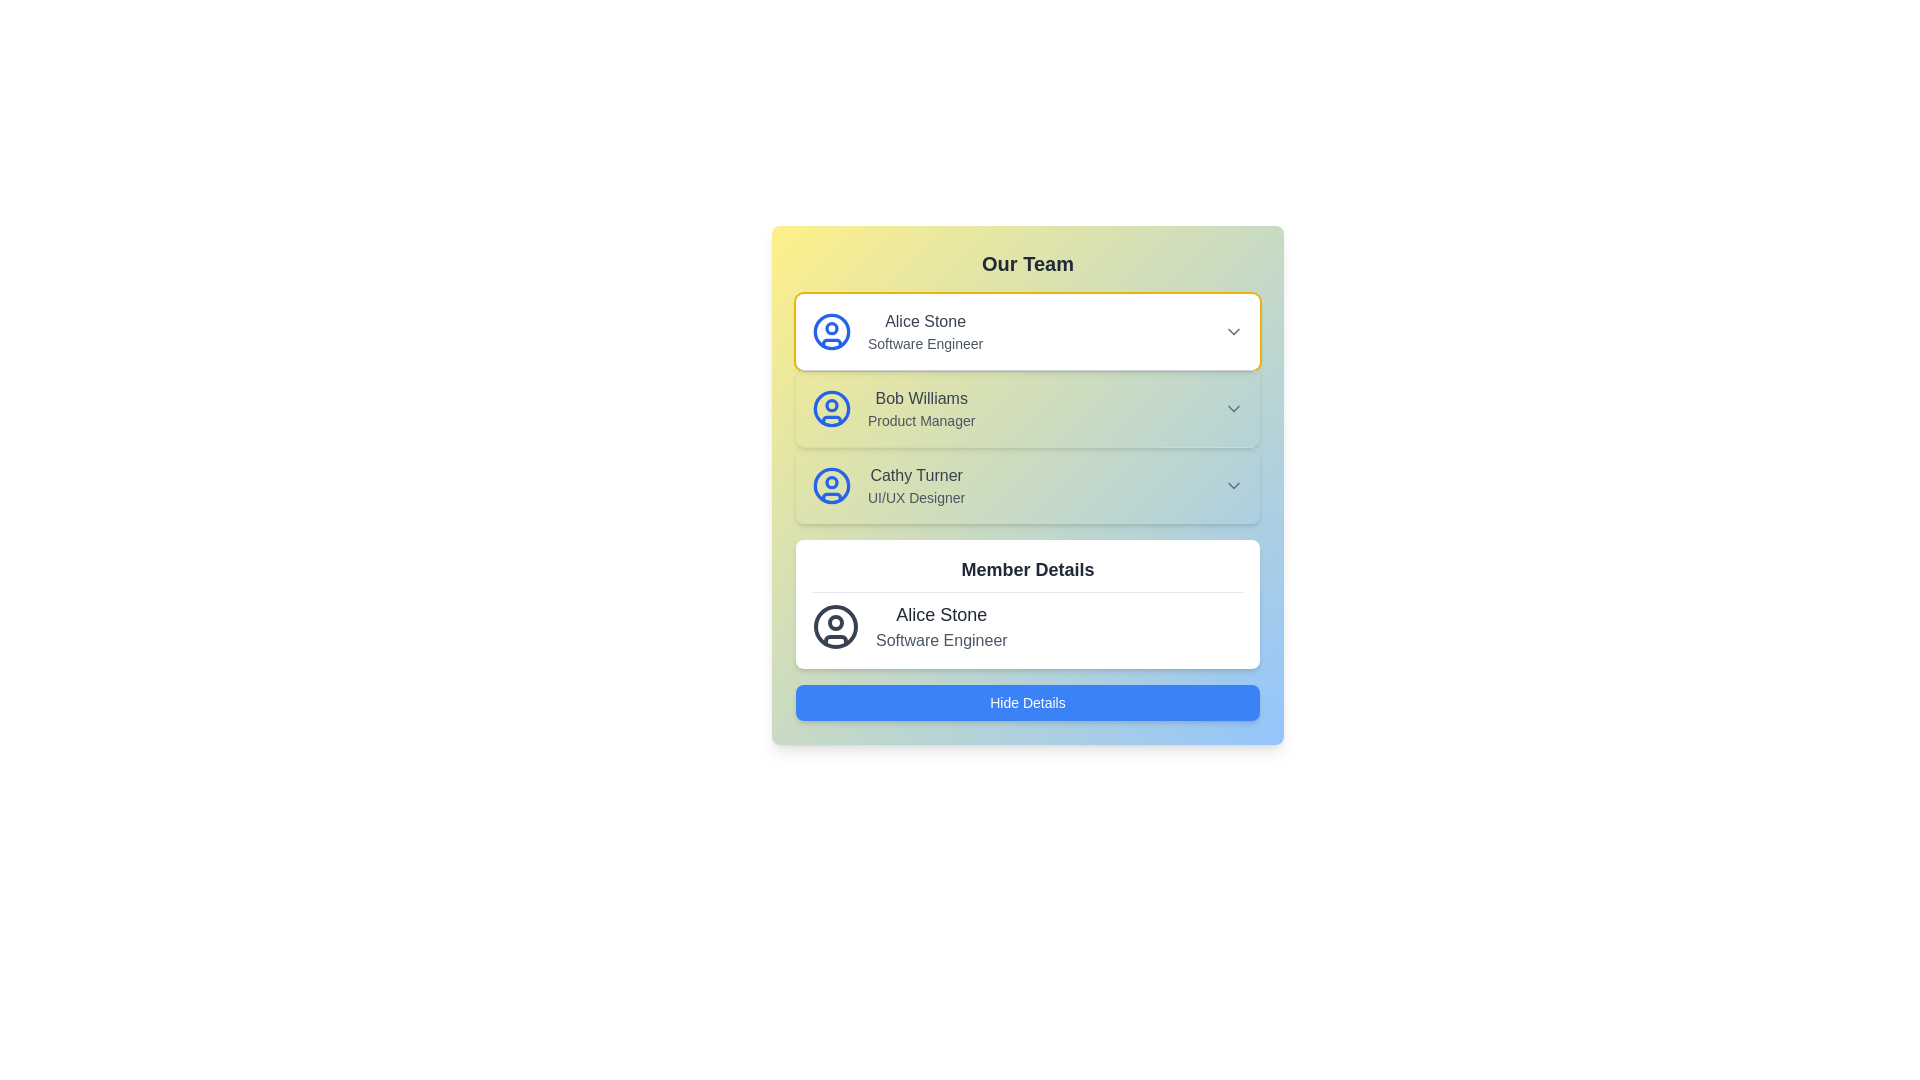 The height and width of the screenshot is (1080, 1920). What do you see at coordinates (1027, 485) in the screenshot?
I see `to select the Profile Card displaying 'Cathy Turner' as a UI/UX Designer, which is the third card in the 'Our Team' section` at bounding box center [1027, 485].